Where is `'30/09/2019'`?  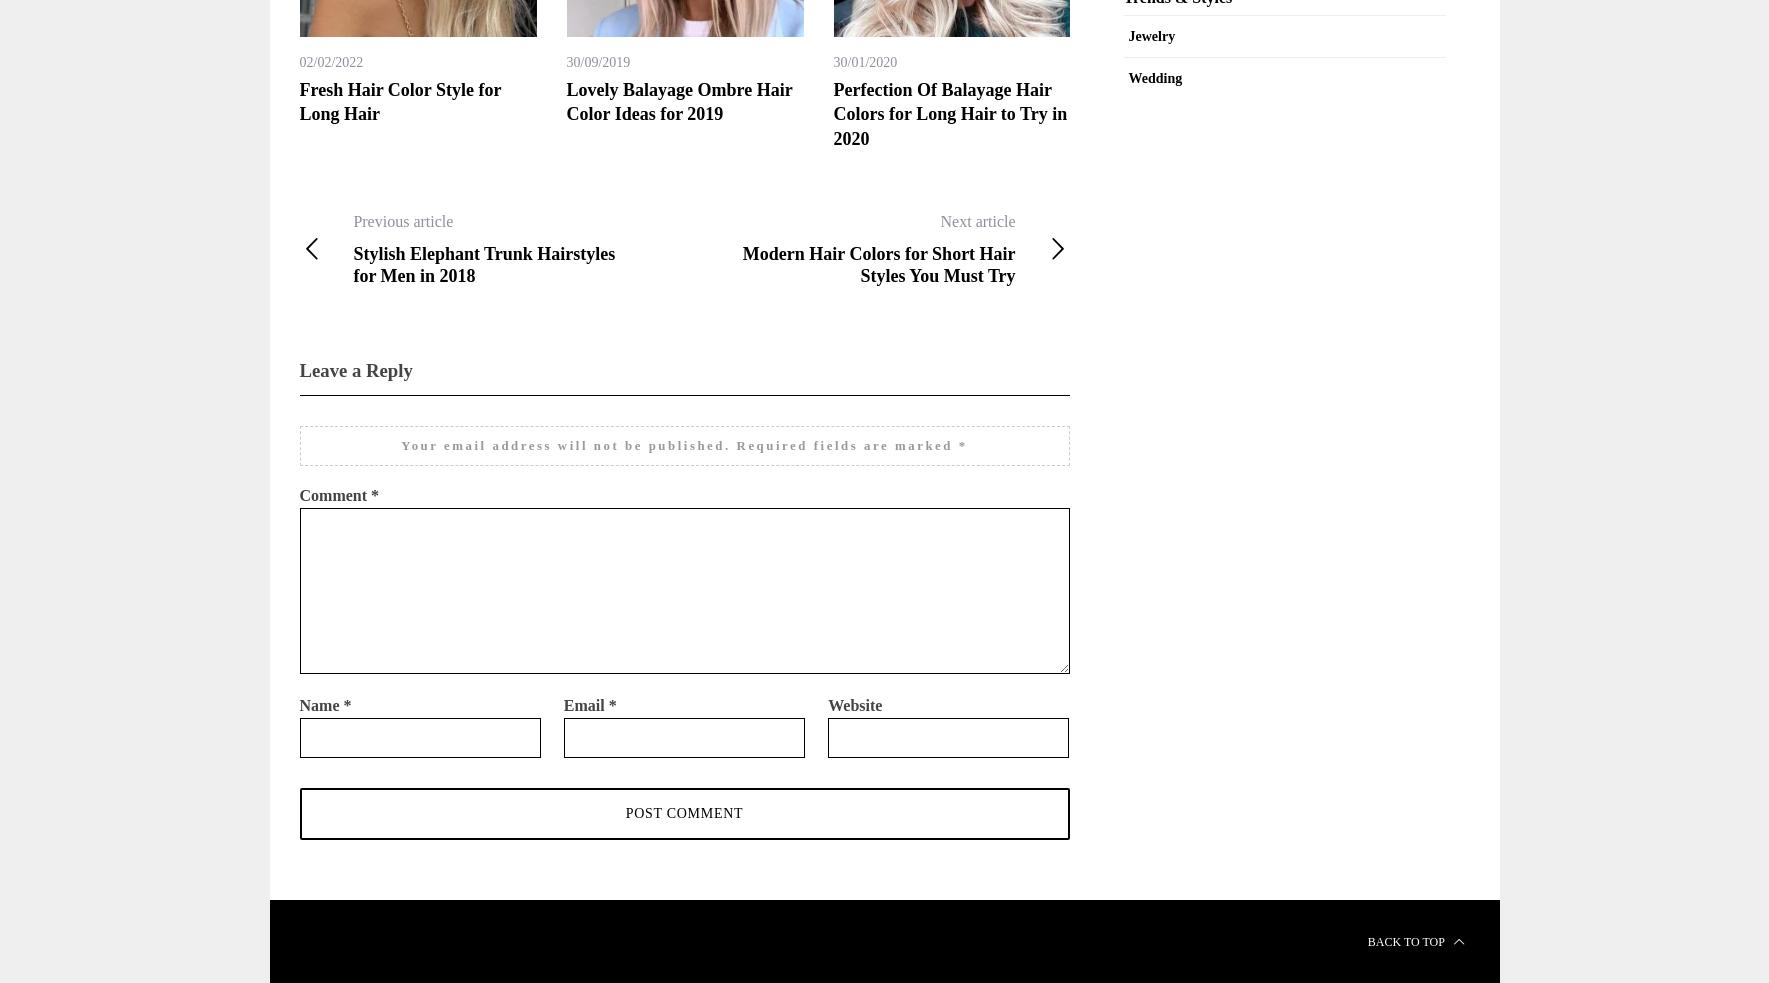
'30/09/2019' is located at coordinates (597, 61).